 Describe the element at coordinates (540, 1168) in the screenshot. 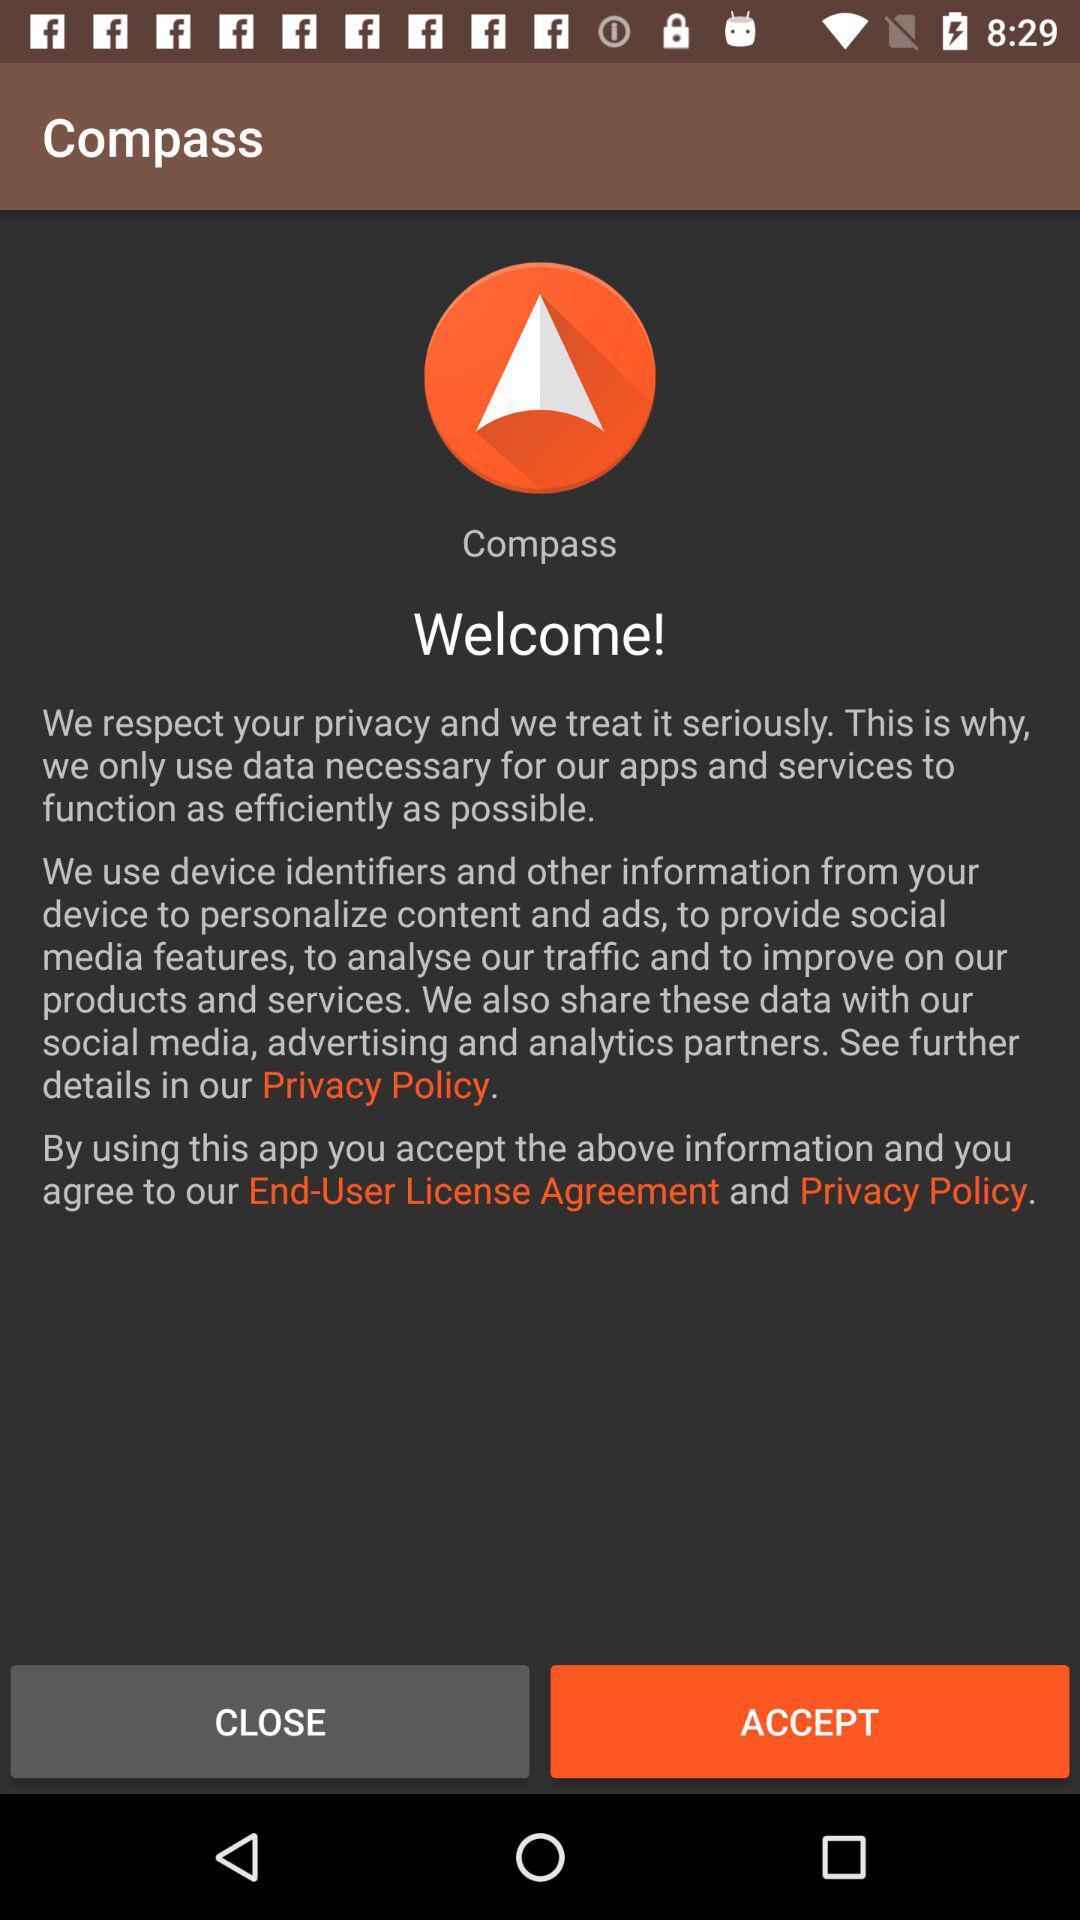

I see `by using this icon` at that location.